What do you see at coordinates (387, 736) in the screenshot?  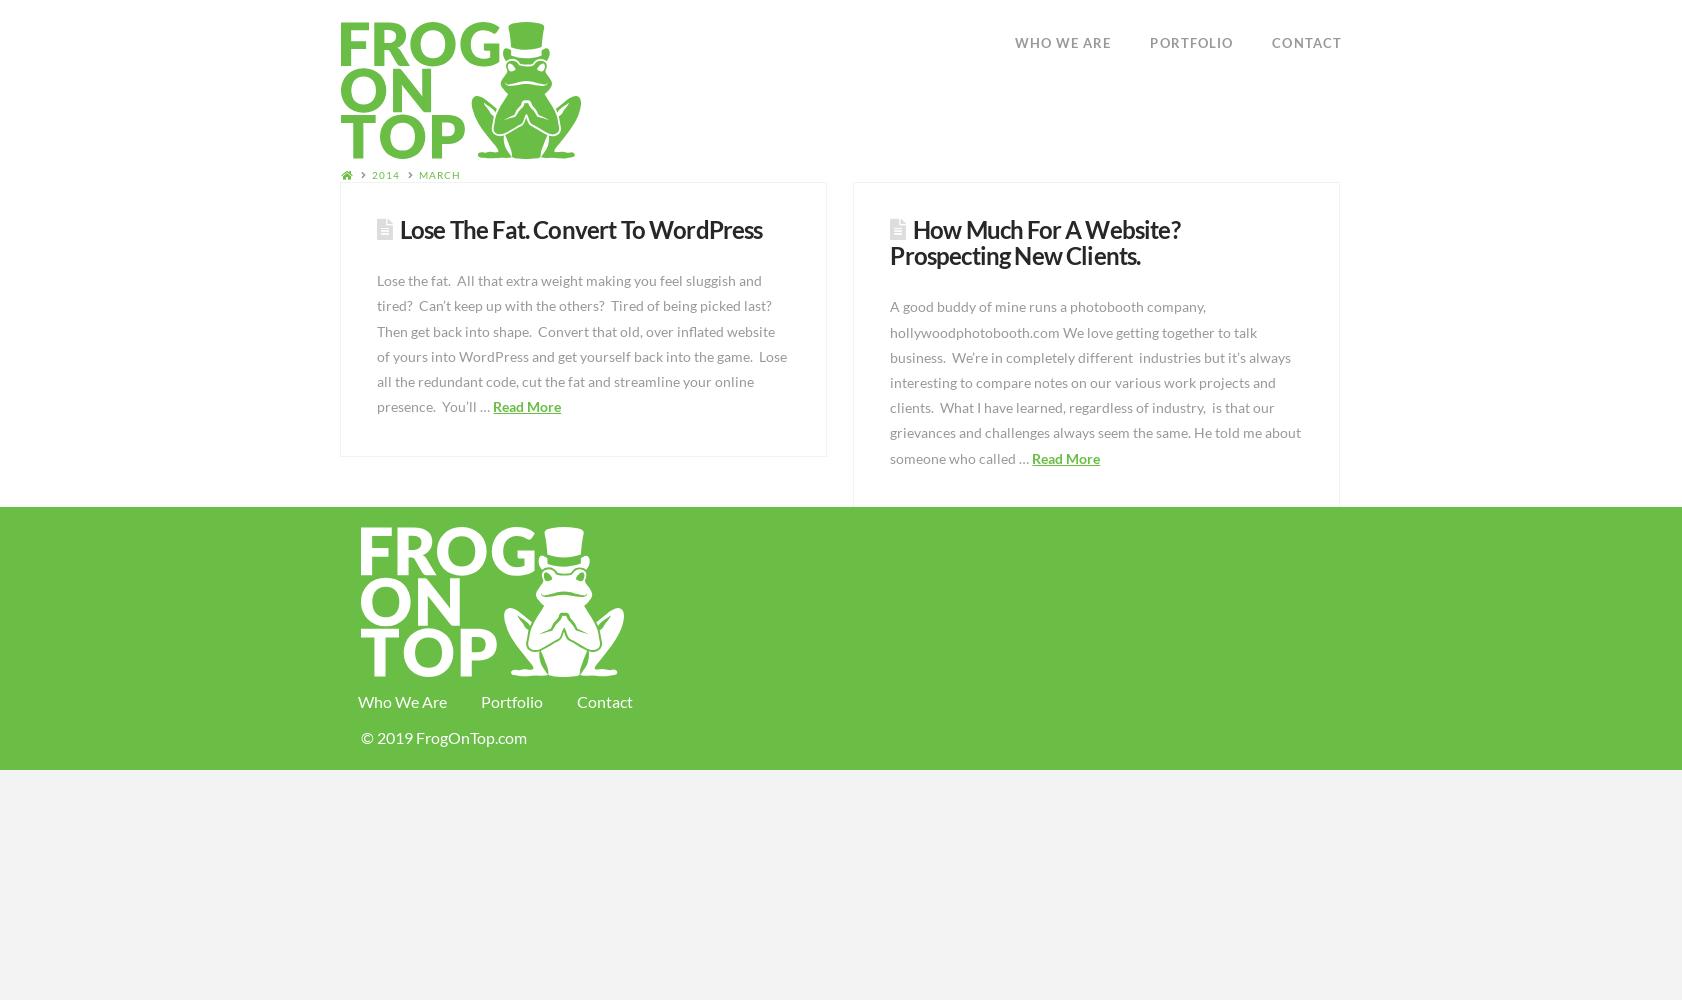 I see `'© 2019'` at bounding box center [387, 736].